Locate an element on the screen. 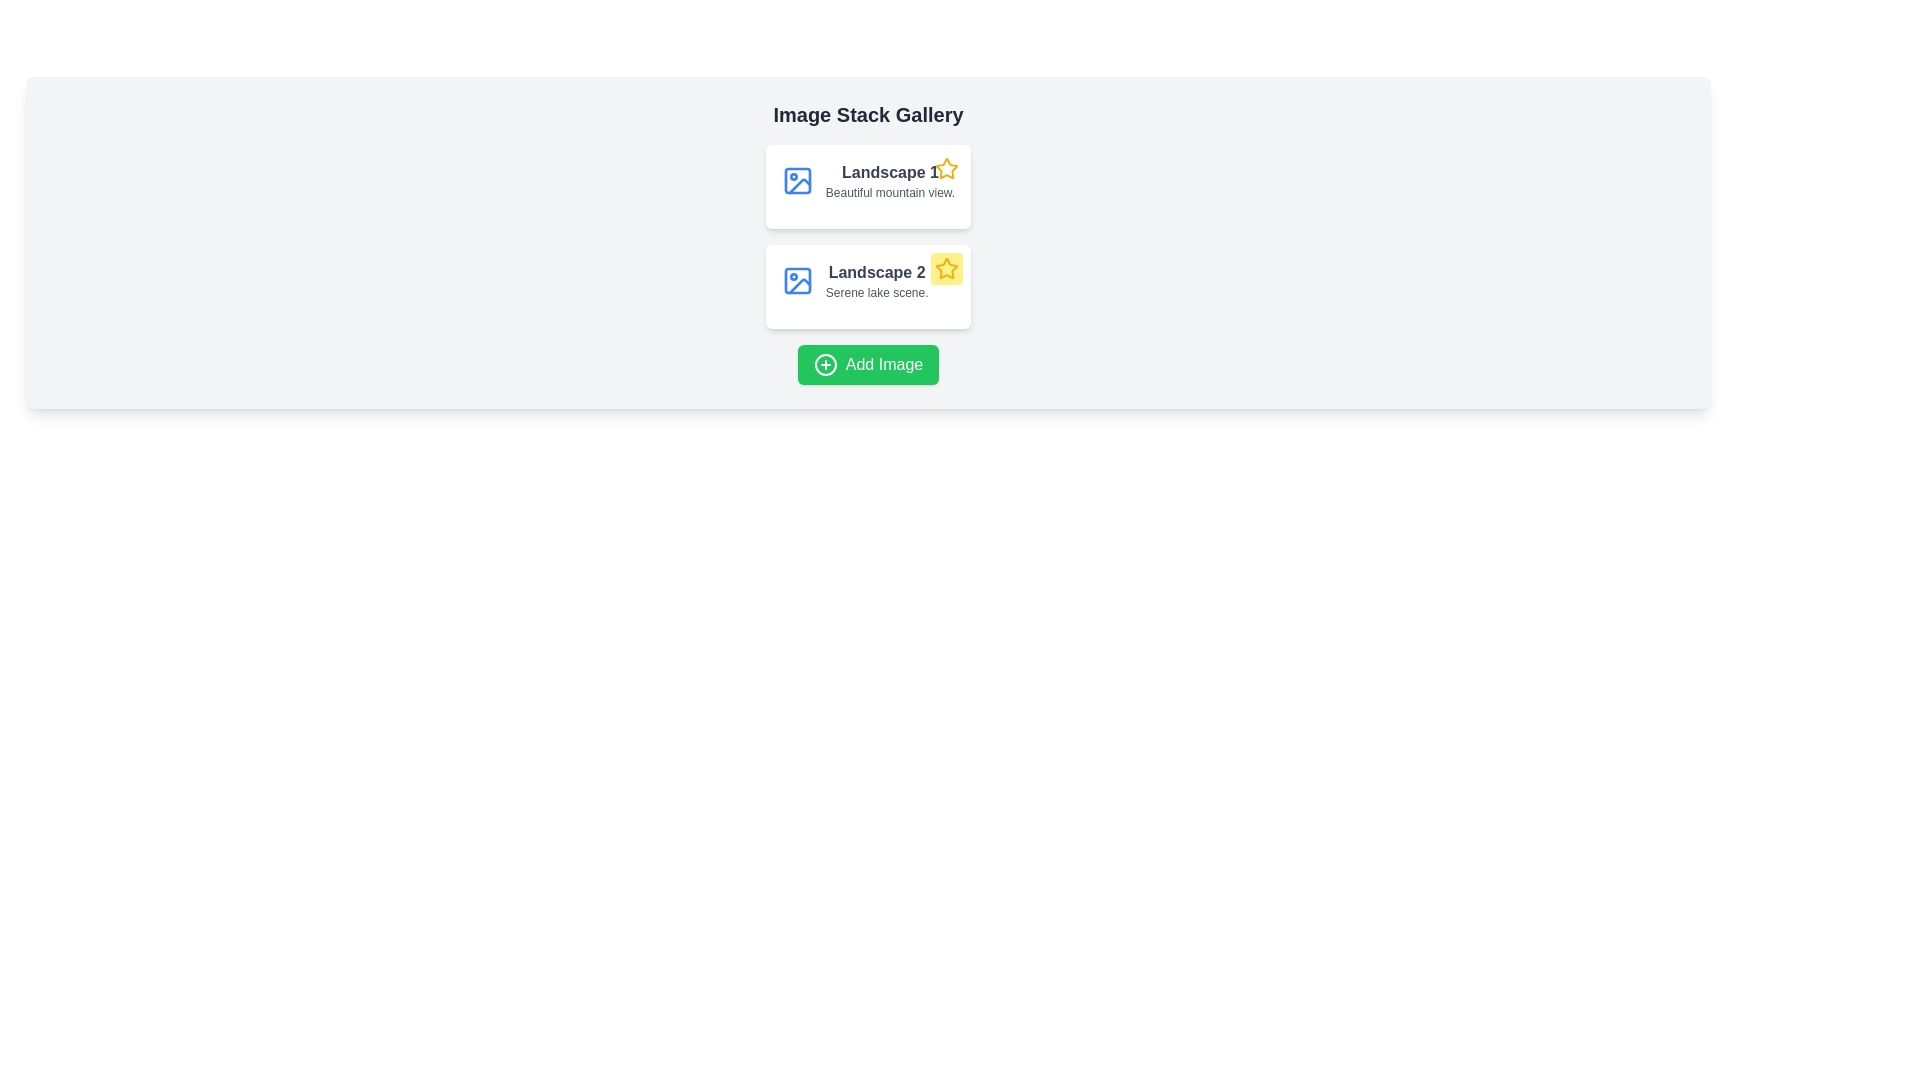  text element that provides a title and description for the image or gallery item, located directly above the second card's text in a vertical list of cards is located at coordinates (889, 181).